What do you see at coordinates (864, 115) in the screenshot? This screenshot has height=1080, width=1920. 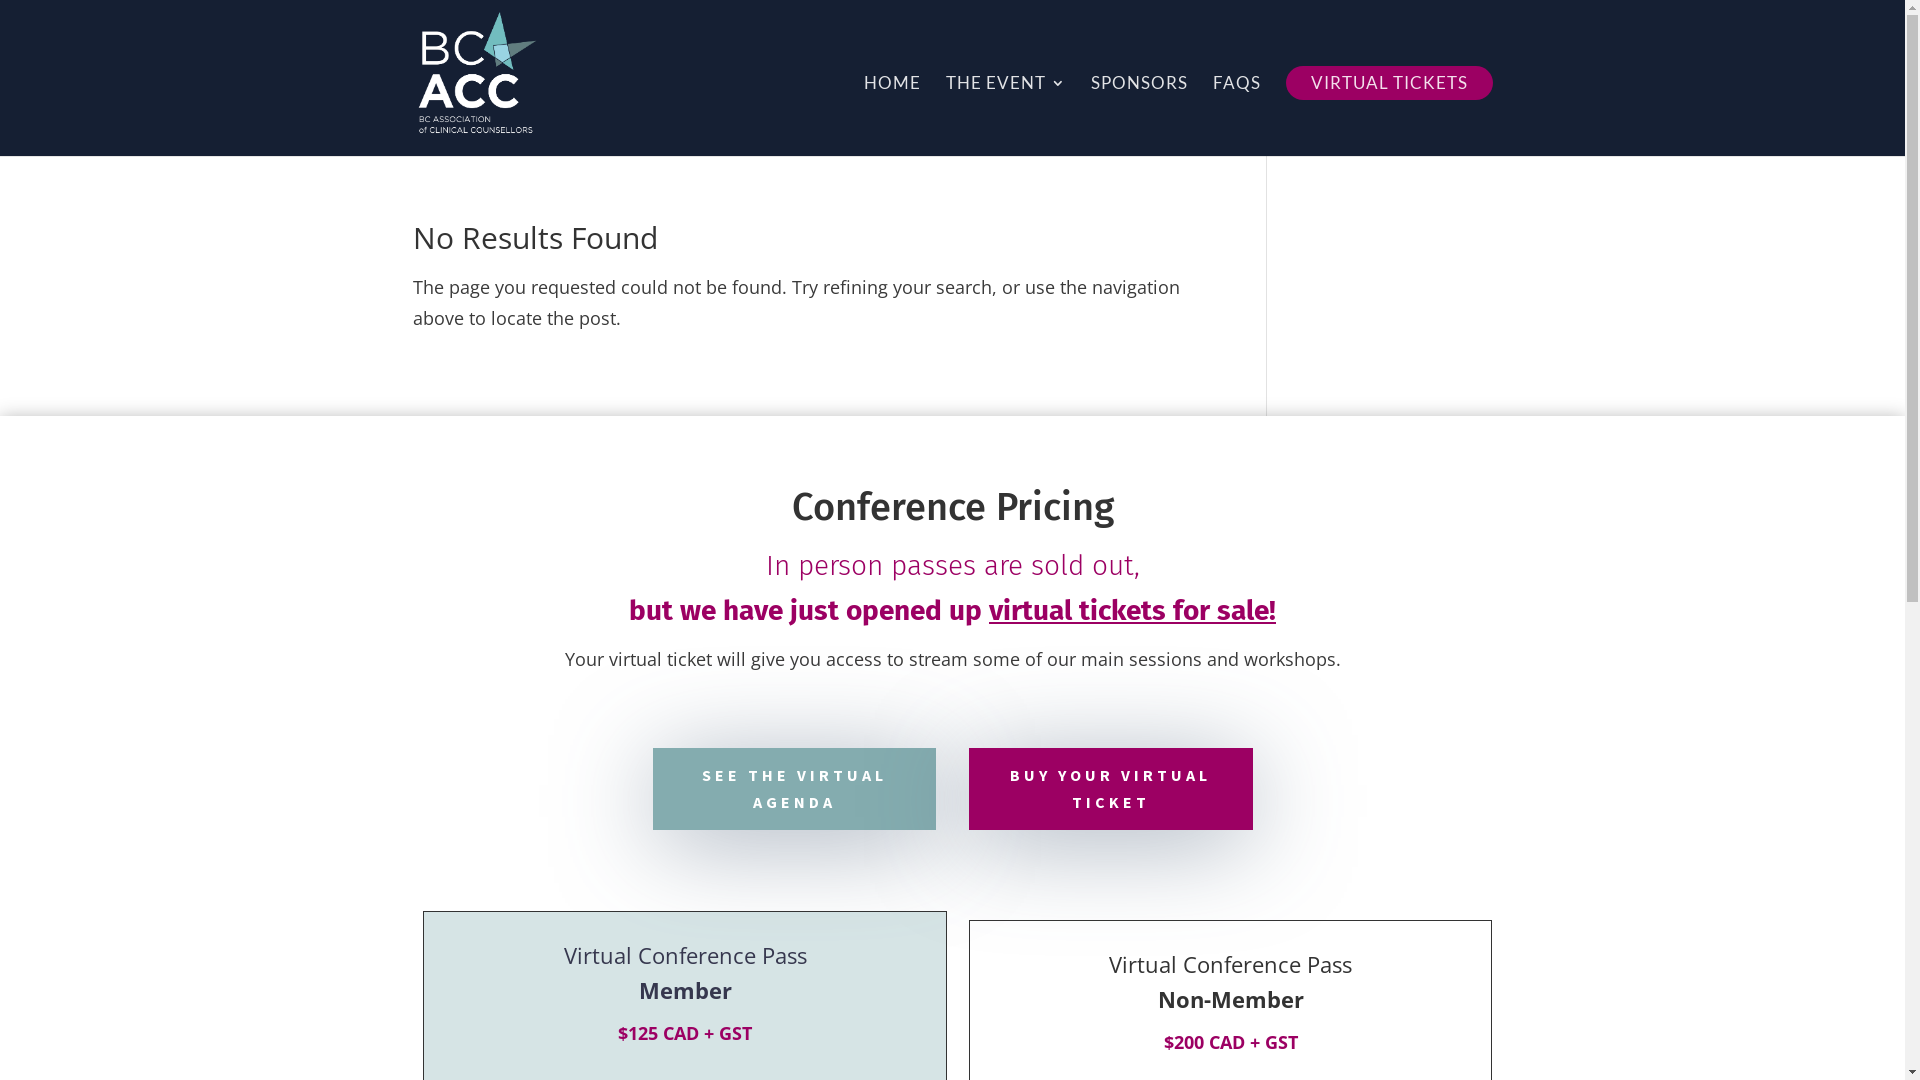 I see `'HOME'` at bounding box center [864, 115].